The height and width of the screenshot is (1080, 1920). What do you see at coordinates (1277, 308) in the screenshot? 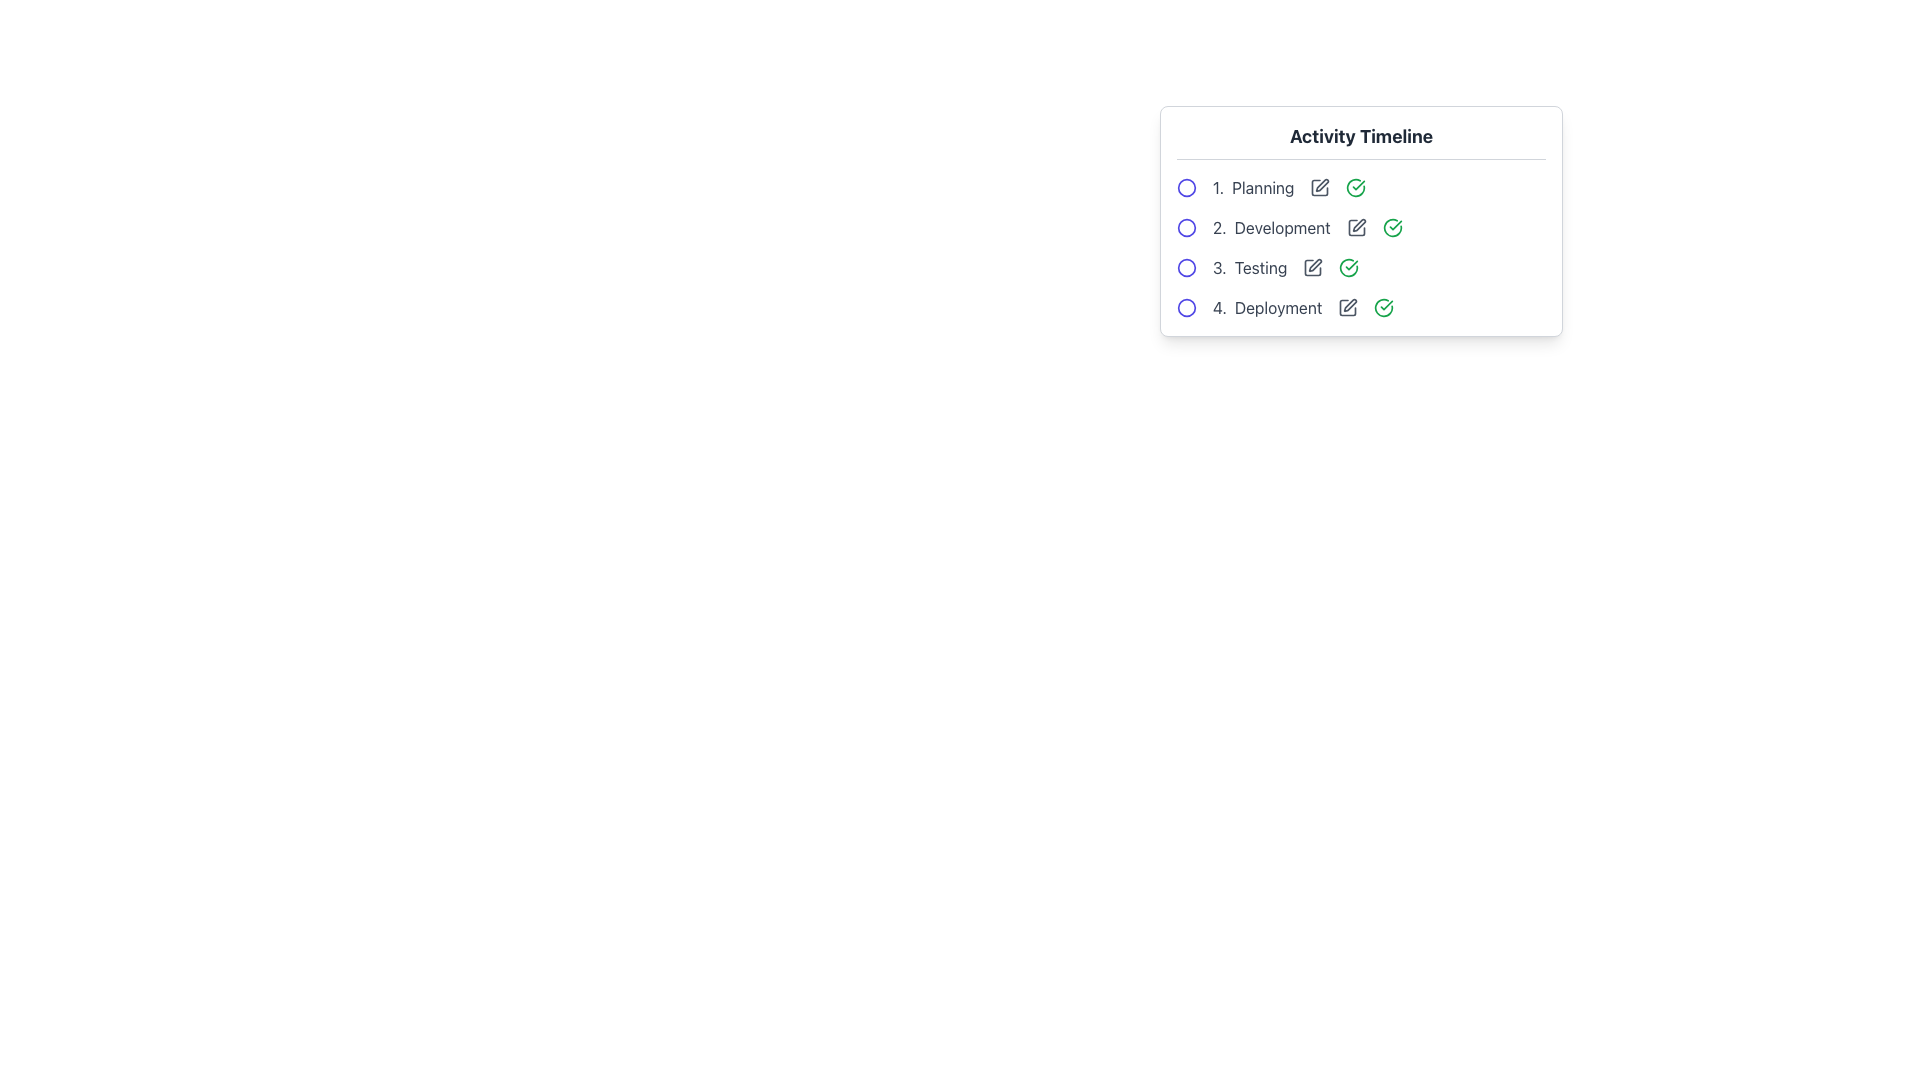
I see `the text label displaying 'Deployment', which is the fourth entry in a vertical list styled in a tabular format, located below 'Planning', 'Development', and 'Testing'` at bounding box center [1277, 308].